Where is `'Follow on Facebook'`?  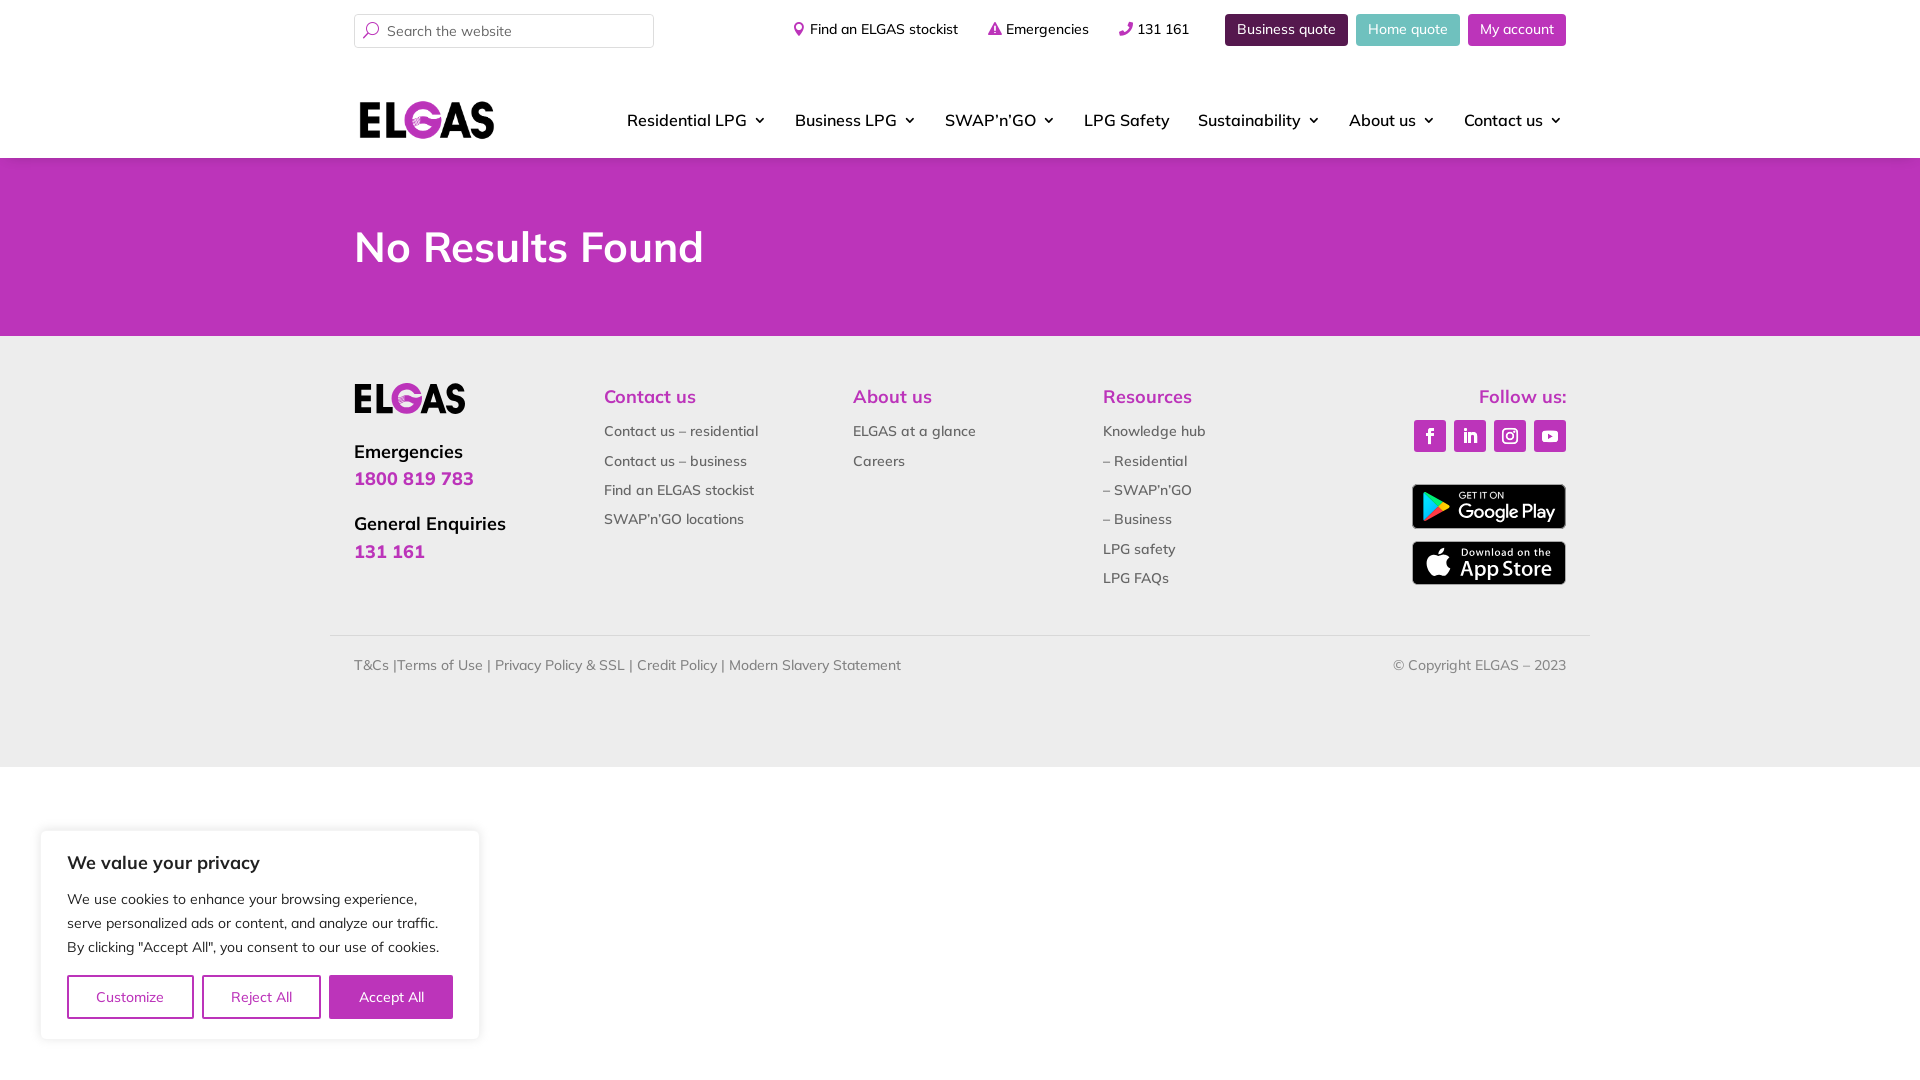
'Follow on Facebook' is located at coordinates (1429, 434).